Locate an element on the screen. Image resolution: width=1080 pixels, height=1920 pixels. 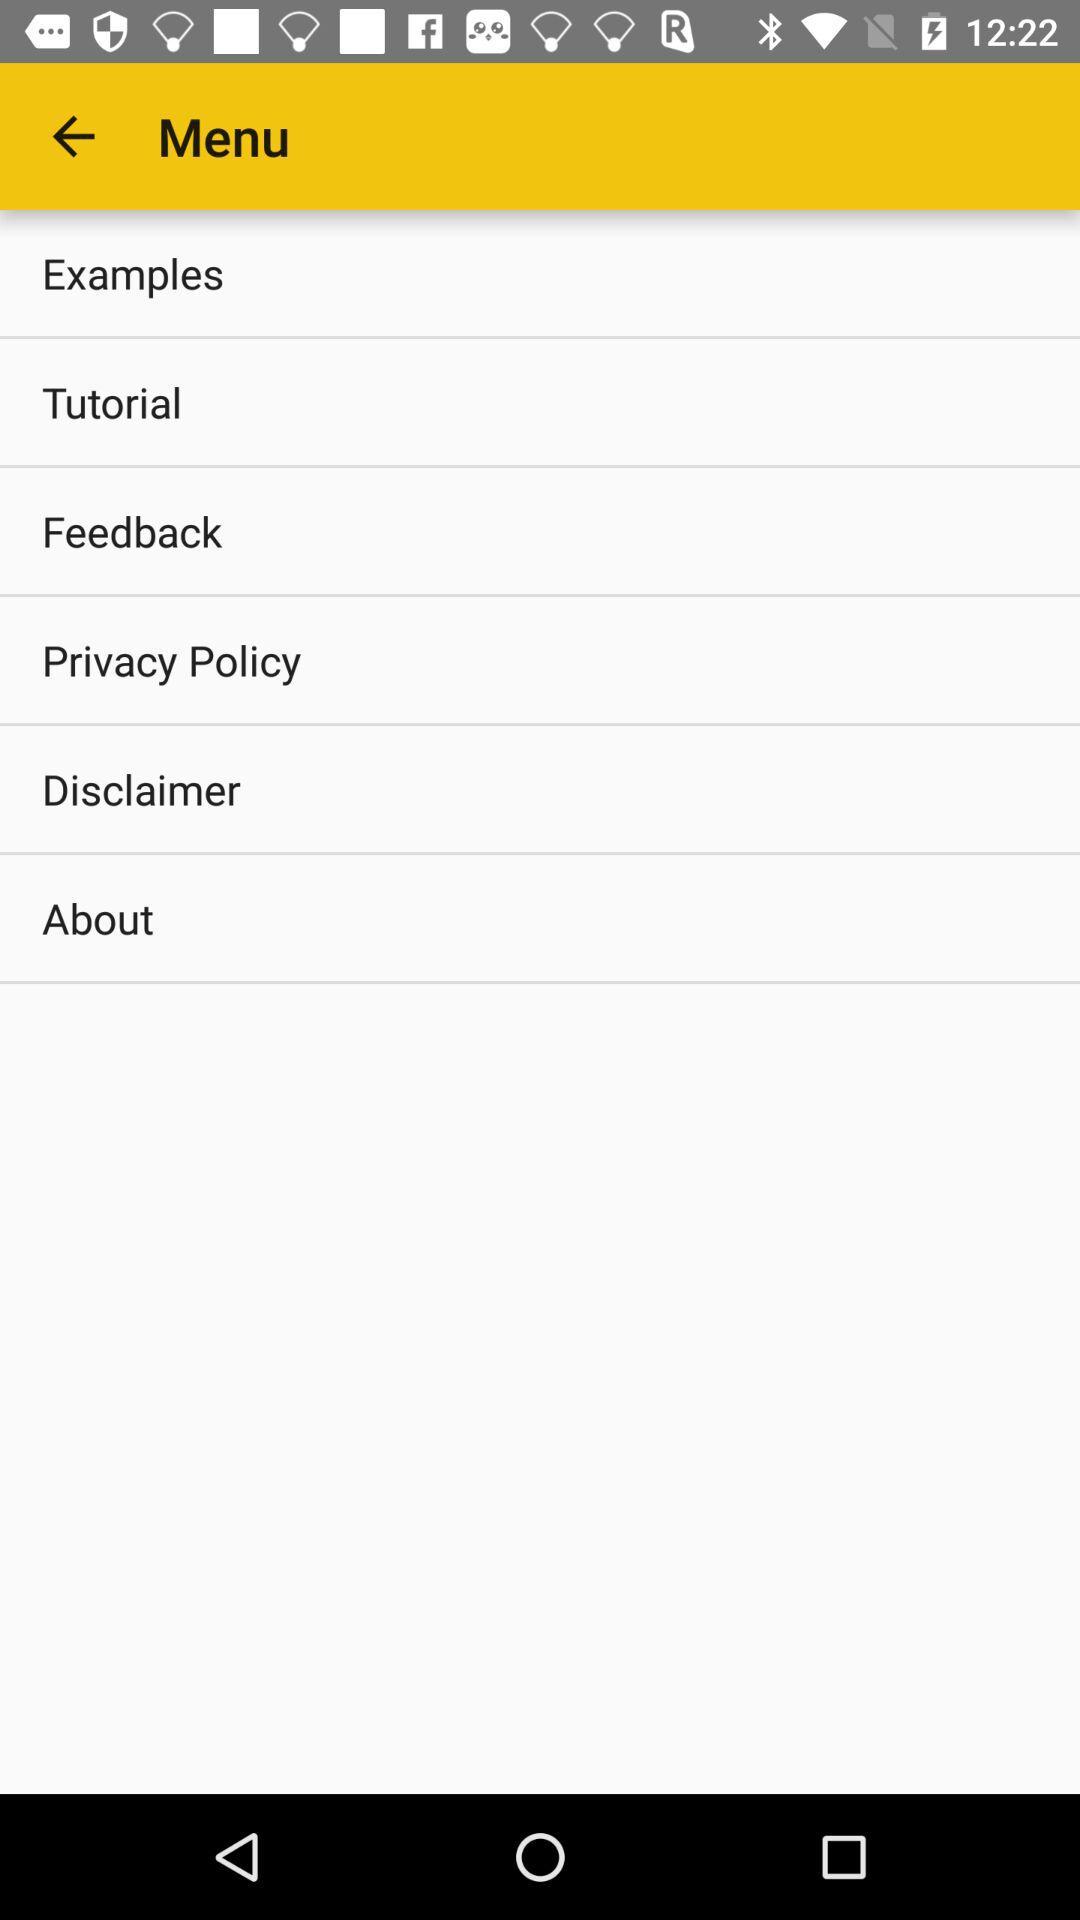
the tutorial item is located at coordinates (540, 401).